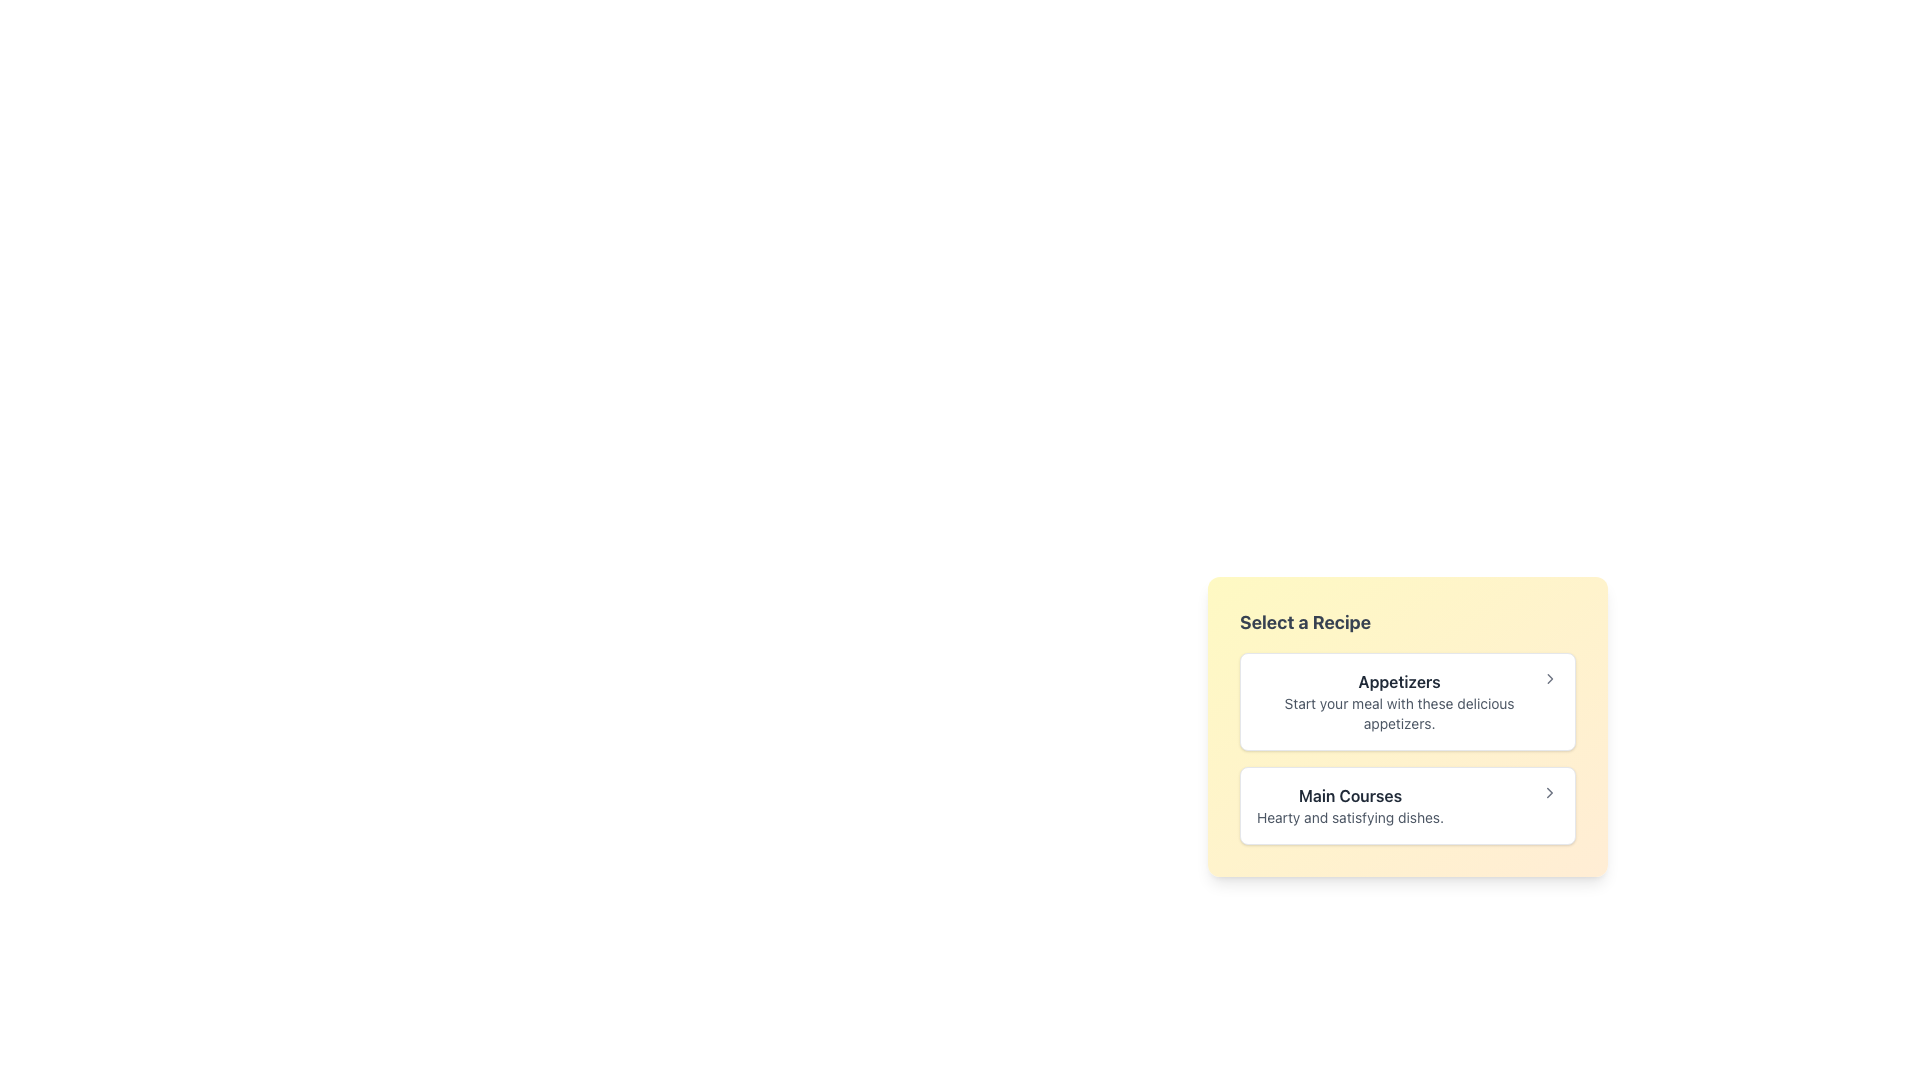  What do you see at coordinates (1406, 805) in the screenshot?
I see `the List Item displaying 'Main Courses' with a description 'Hearty and satisfying dishes.'` at bounding box center [1406, 805].